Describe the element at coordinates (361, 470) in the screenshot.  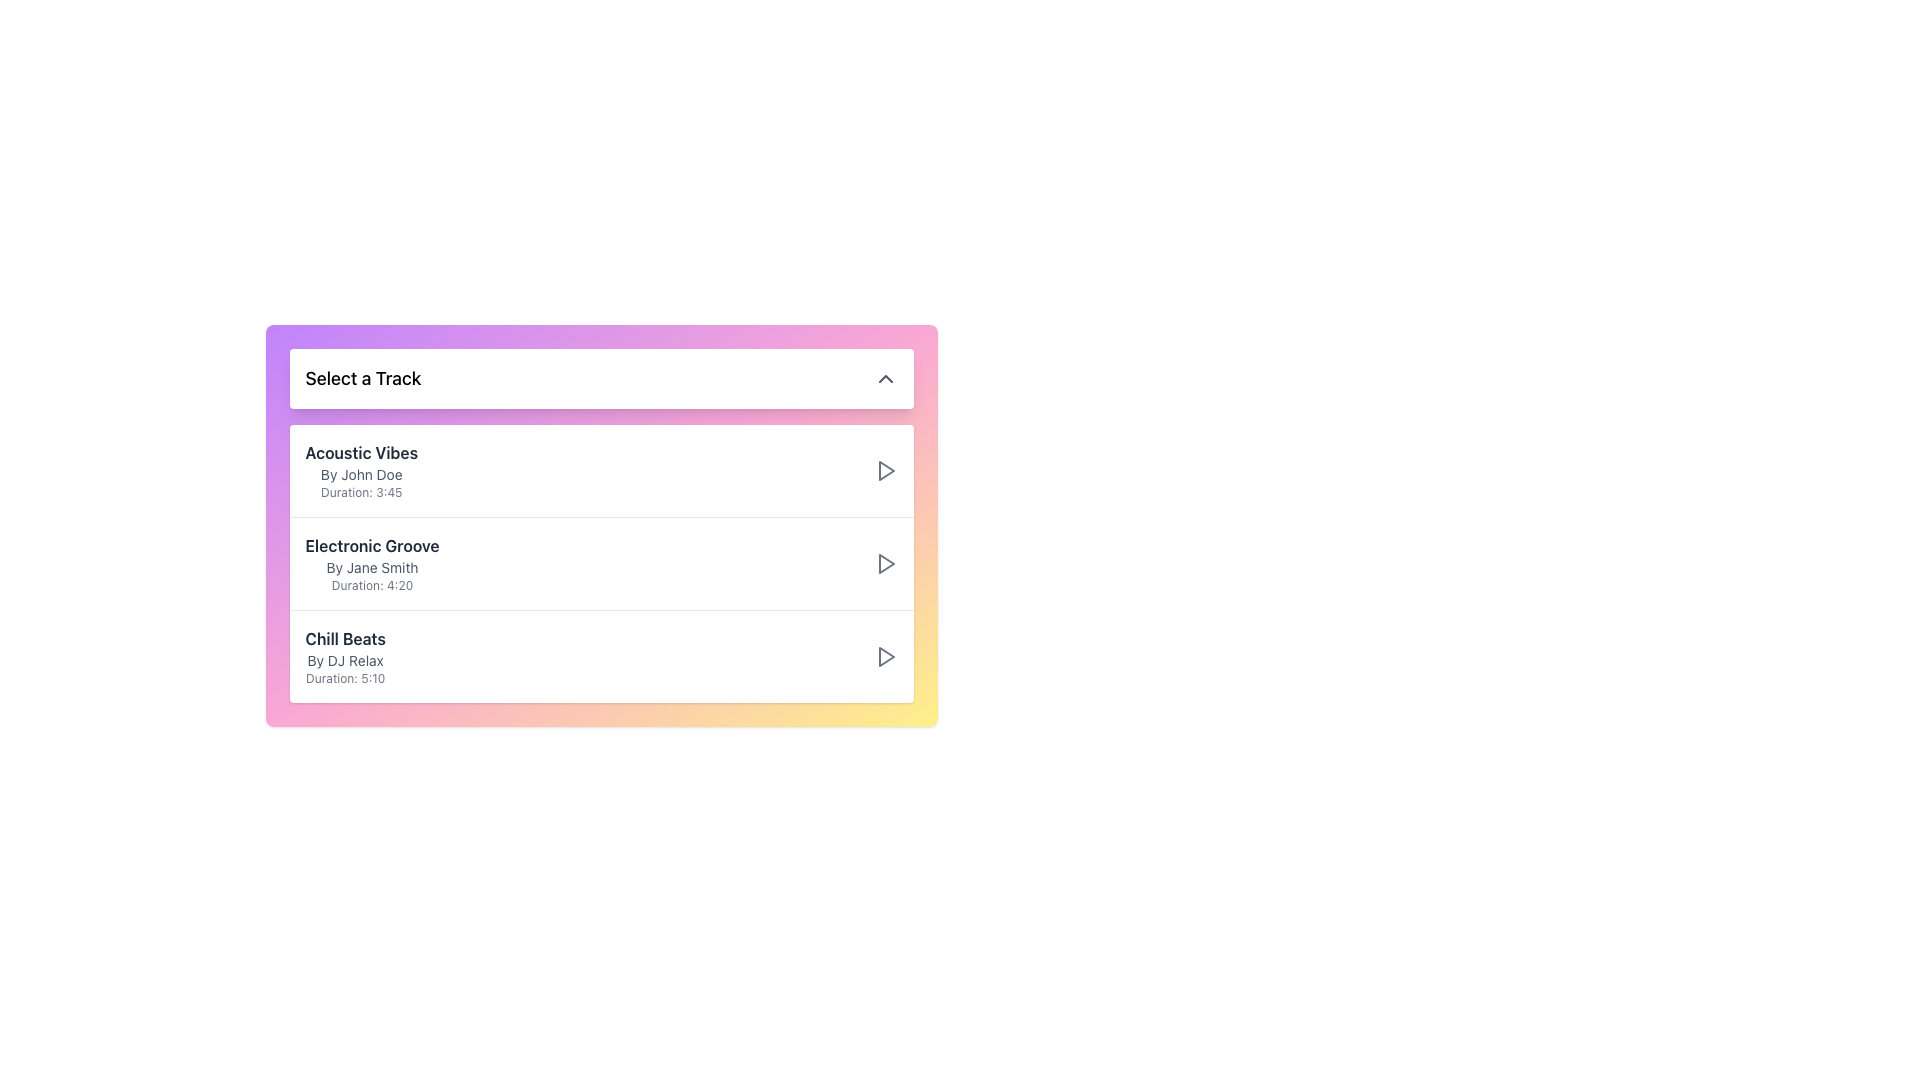
I see `the text block containing information about a track, which is the first entry in the list below the header 'Select a Track'` at that location.